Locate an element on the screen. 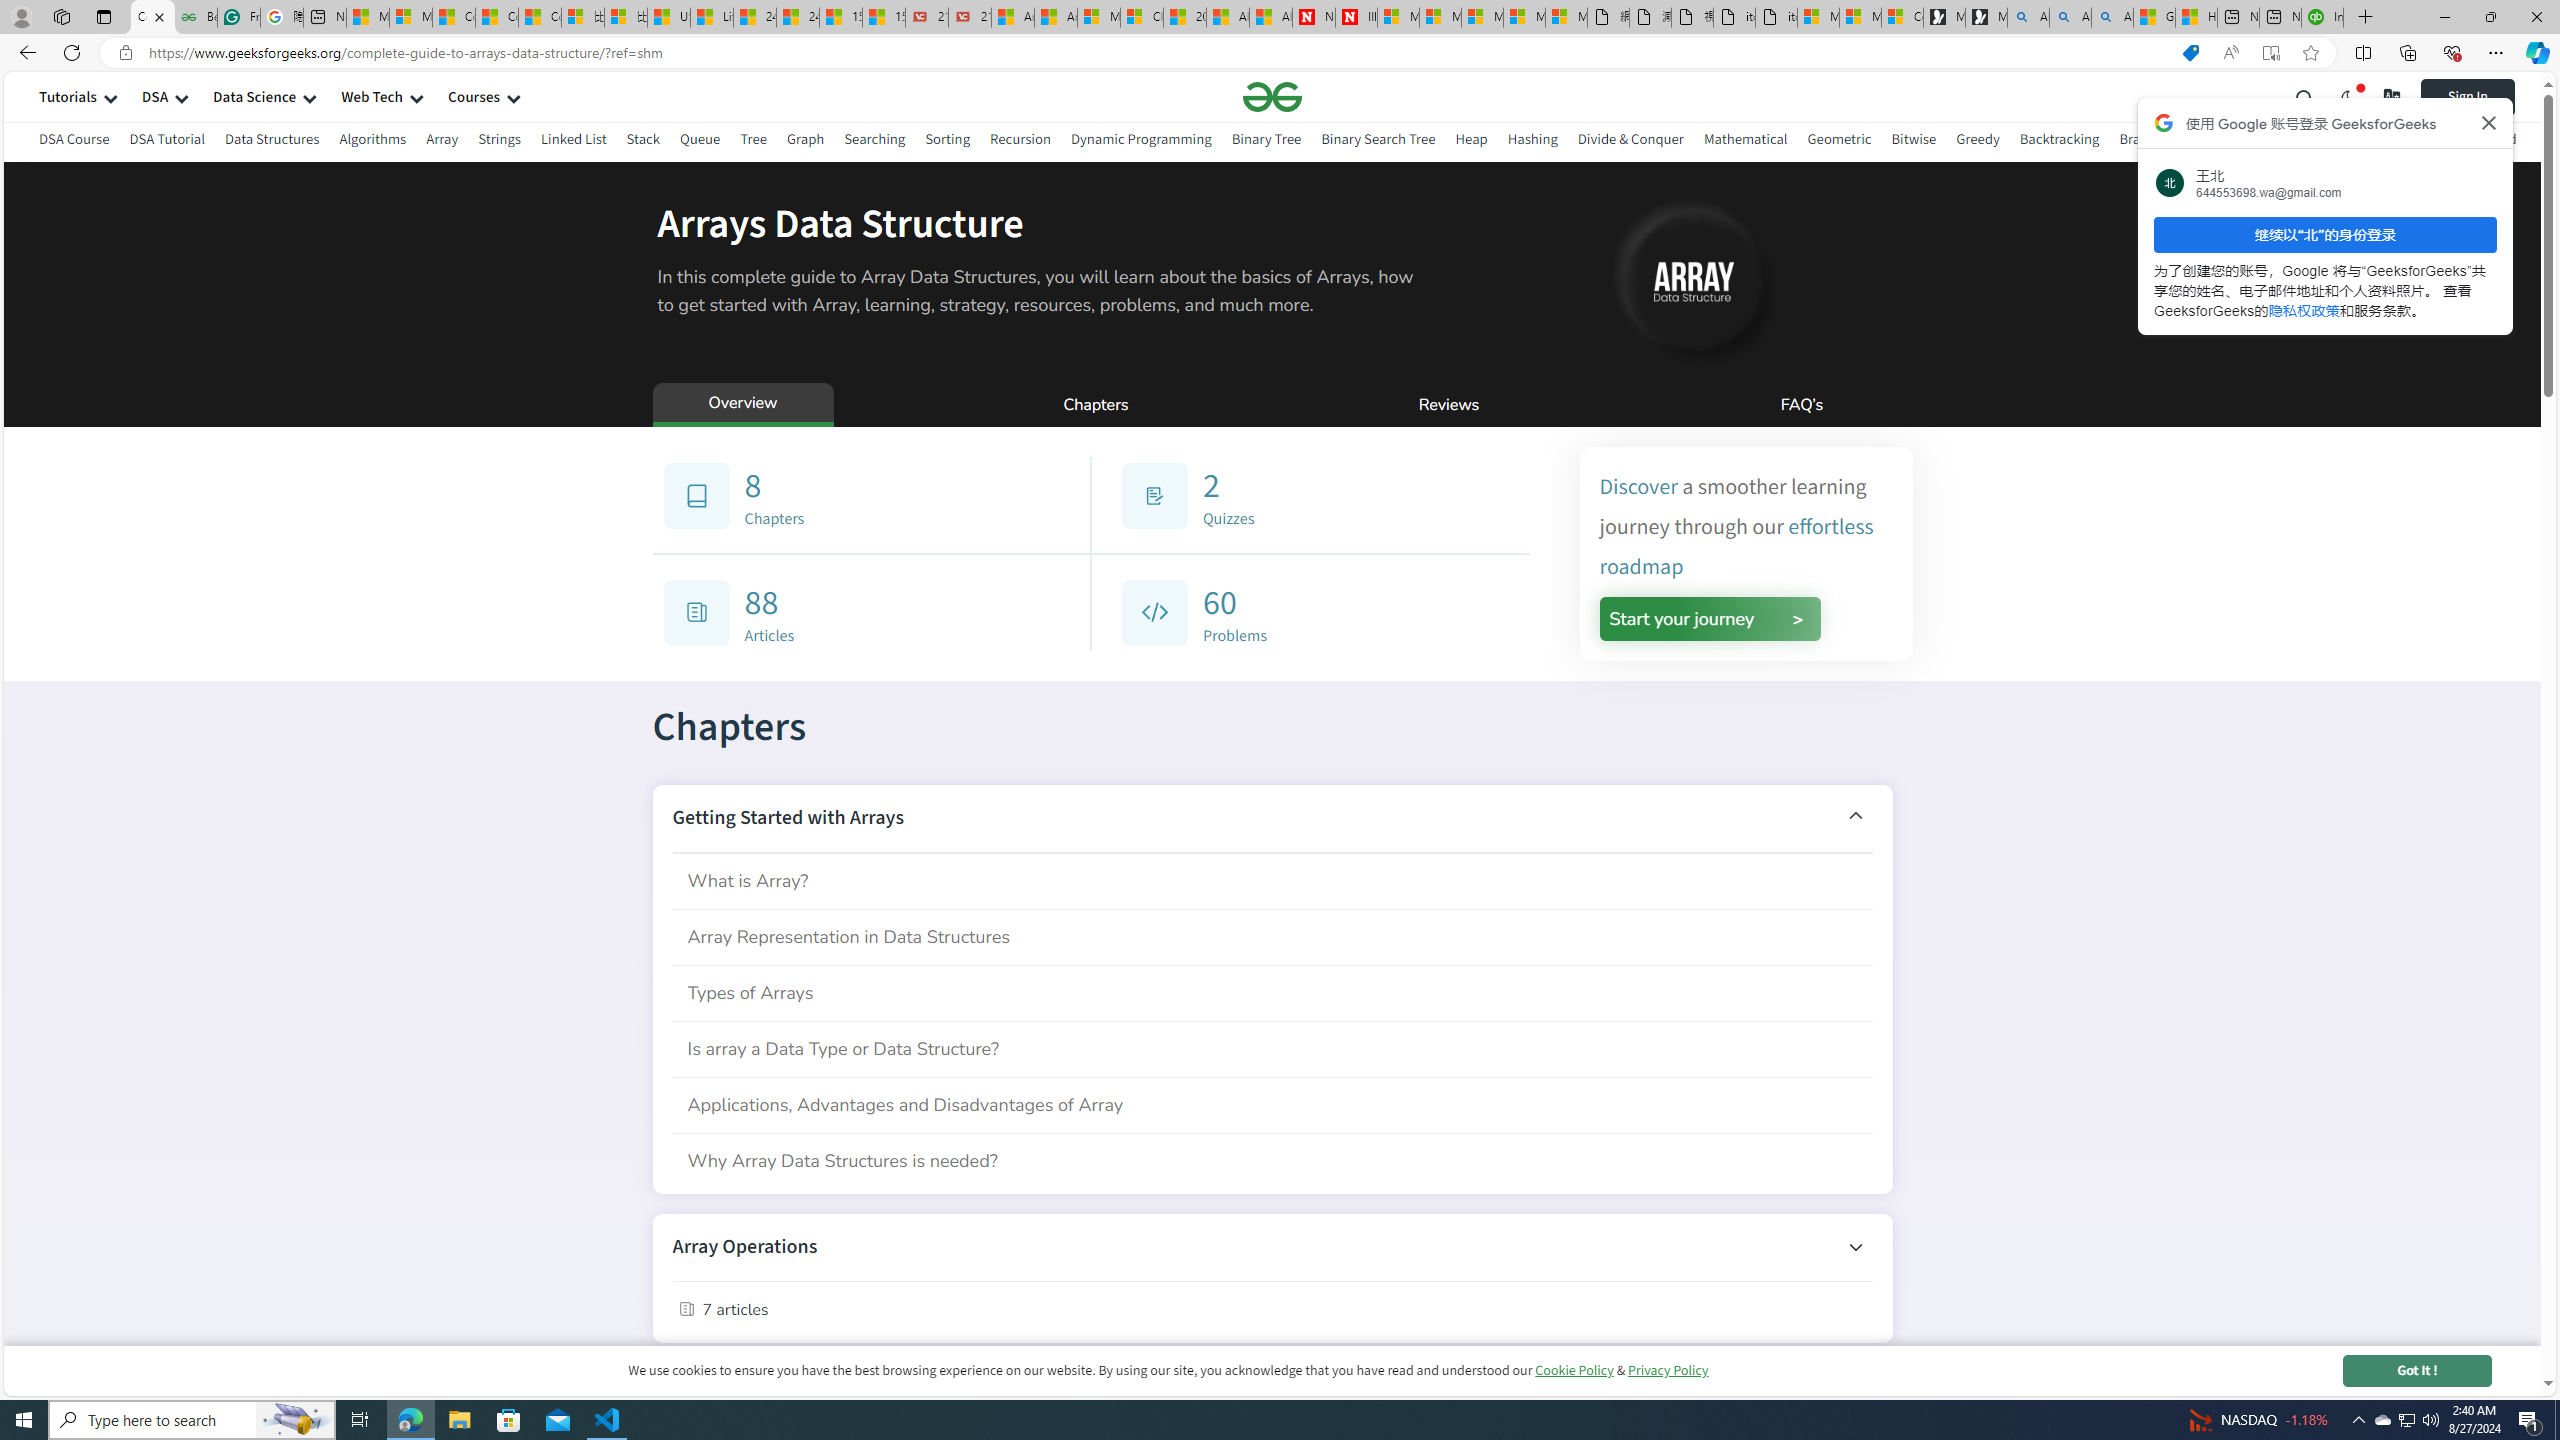 The width and height of the screenshot is (2560, 1440). 'Mathematical' is located at coordinates (1744, 138).